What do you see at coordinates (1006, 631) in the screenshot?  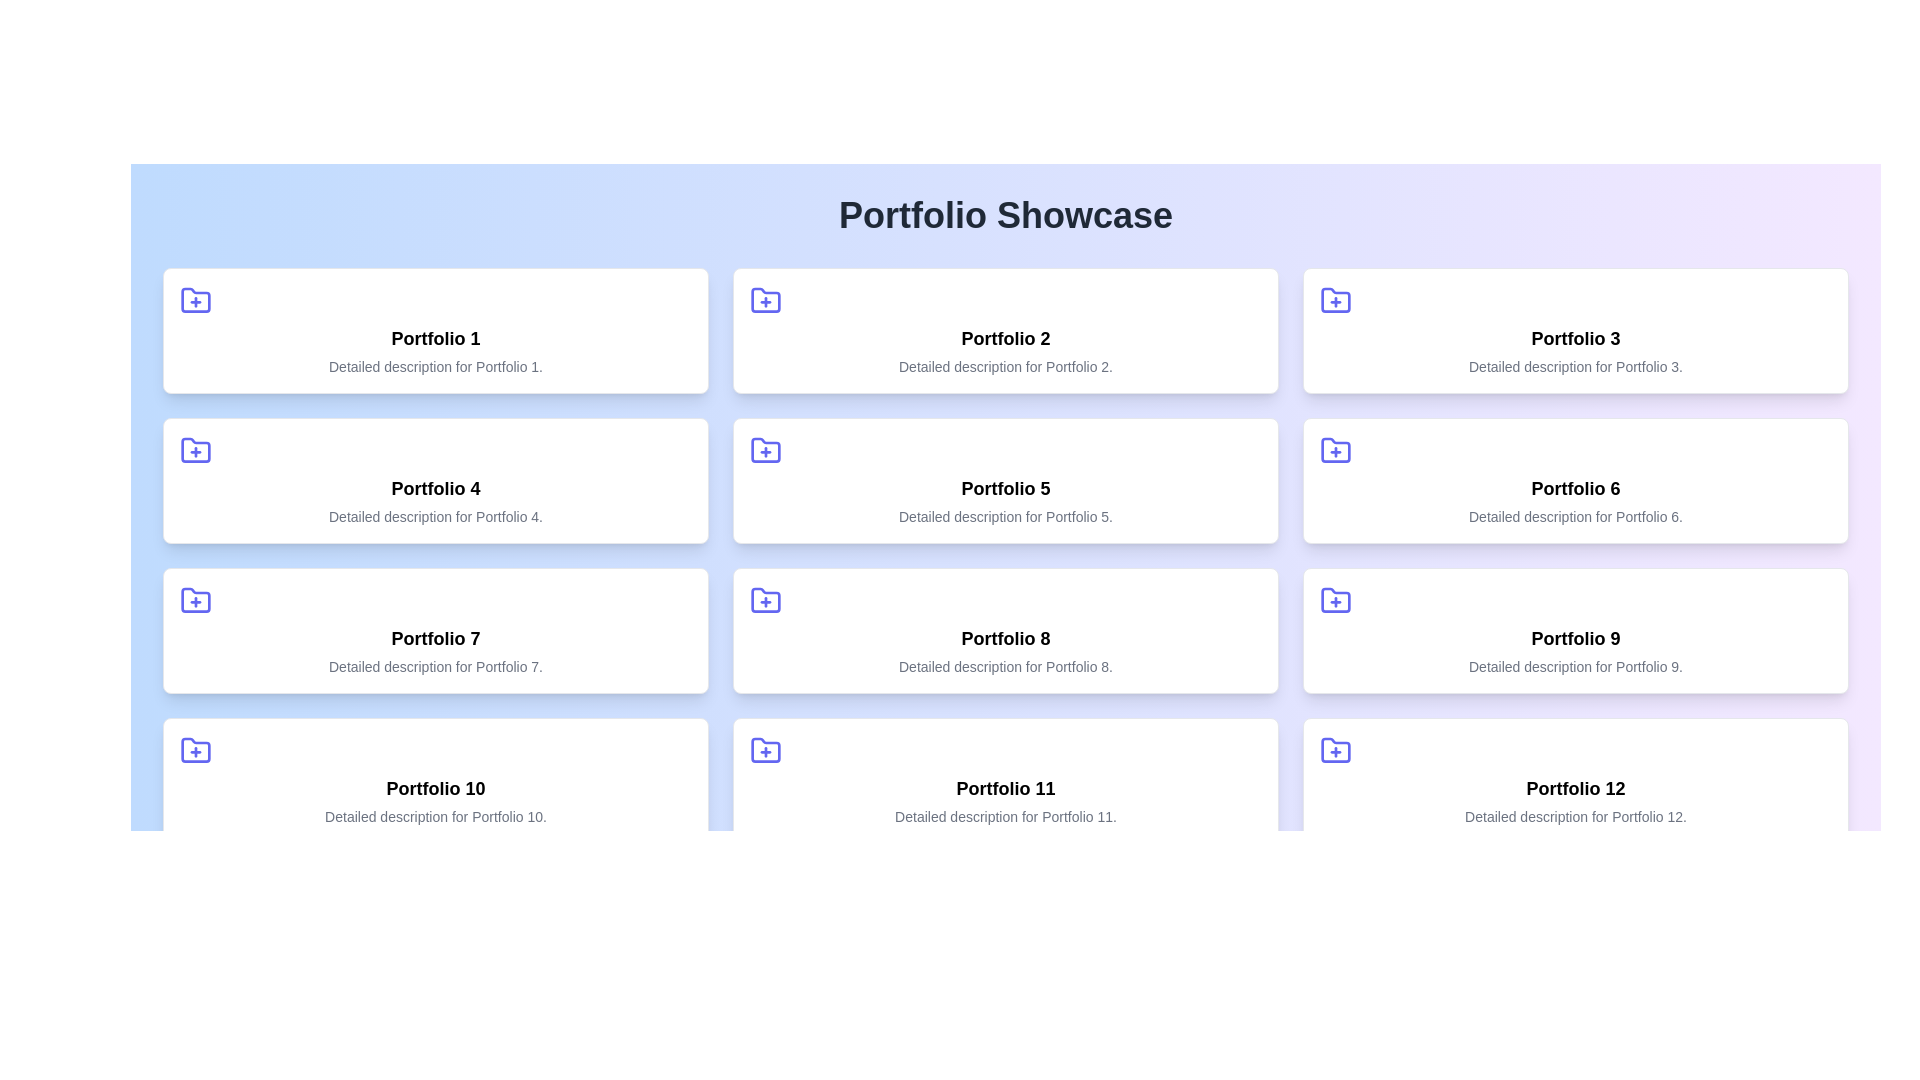 I see `the portfolio entry card located in the third row and second column of the grid, positioned between 'Portfolio 7' and 'Portfolio 9'` at bounding box center [1006, 631].